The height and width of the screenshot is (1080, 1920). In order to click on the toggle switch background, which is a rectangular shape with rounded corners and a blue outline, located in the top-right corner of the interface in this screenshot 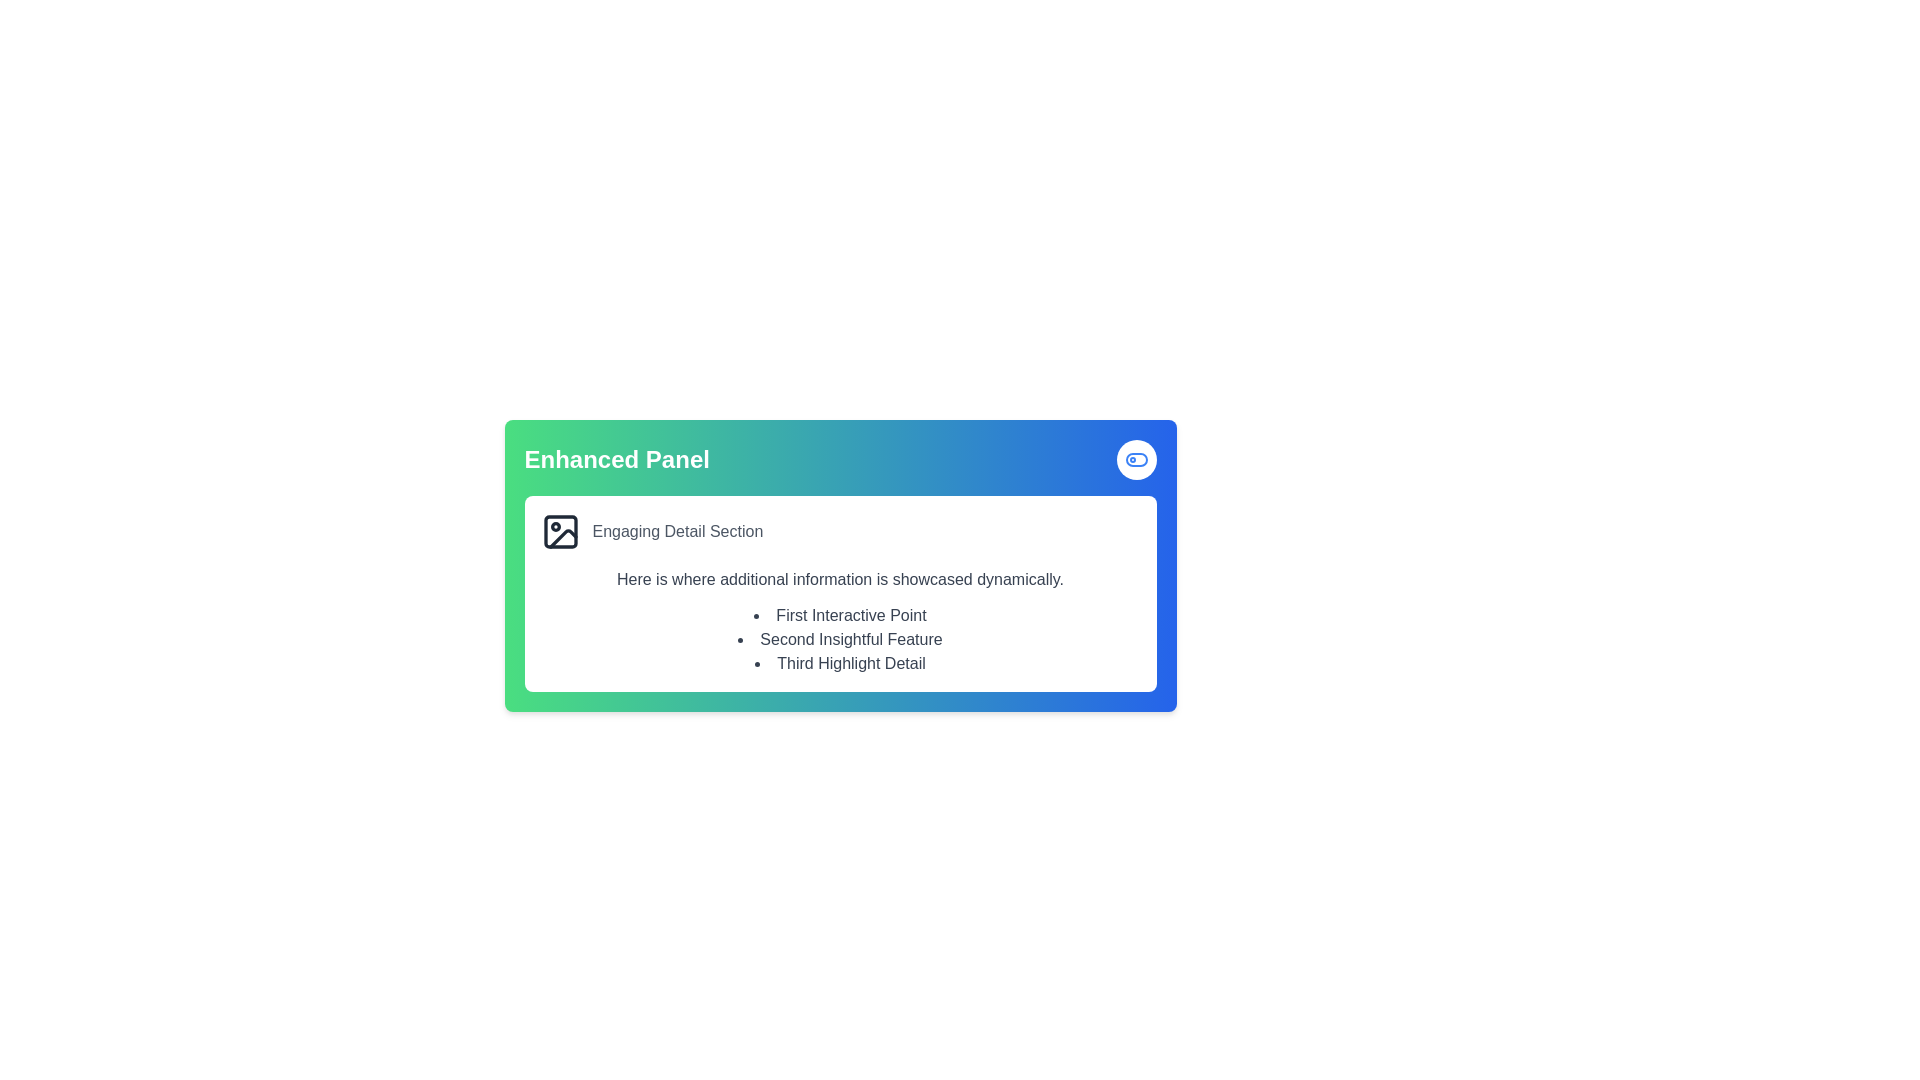, I will do `click(1136, 459)`.